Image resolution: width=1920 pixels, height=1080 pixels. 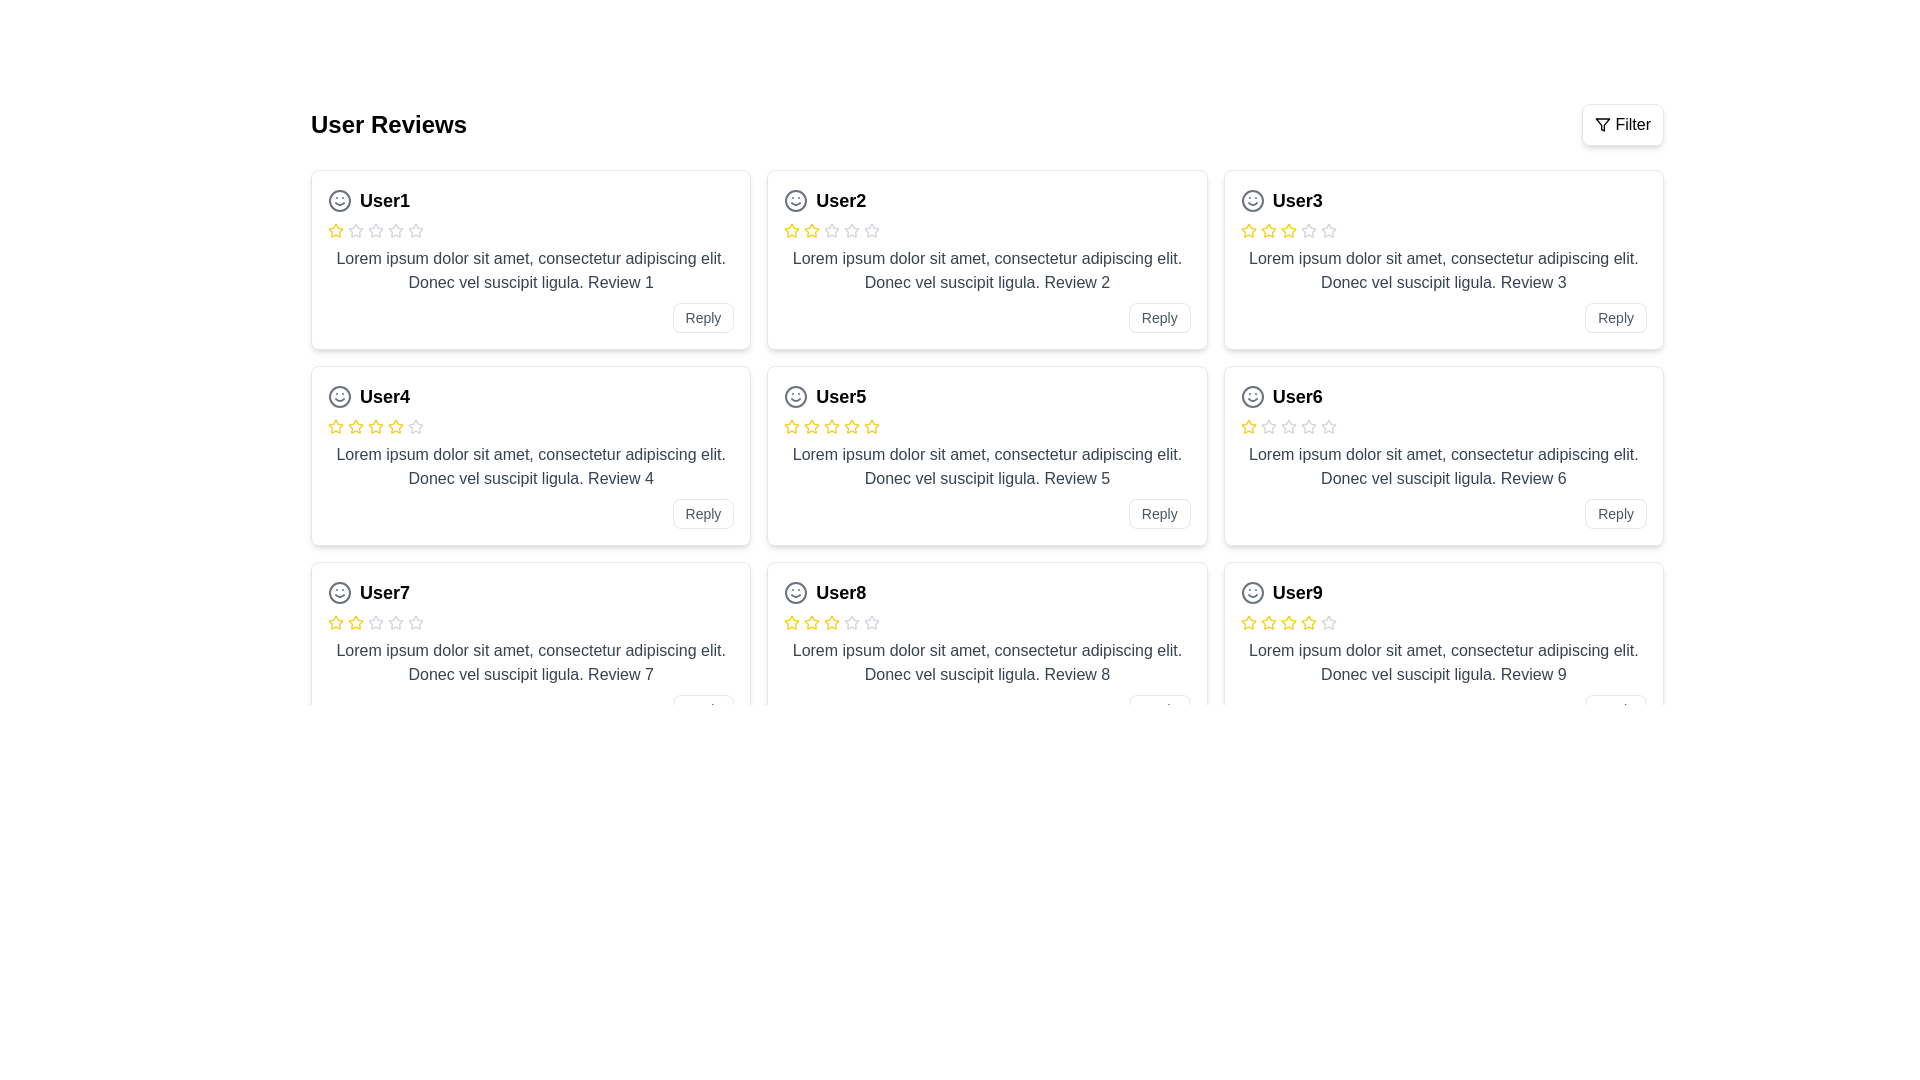 What do you see at coordinates (832, 622) in the screenshot?
I see `the fifth star in the rating system under the review titled 'User8' to rate` at bounding box center [832, 622].